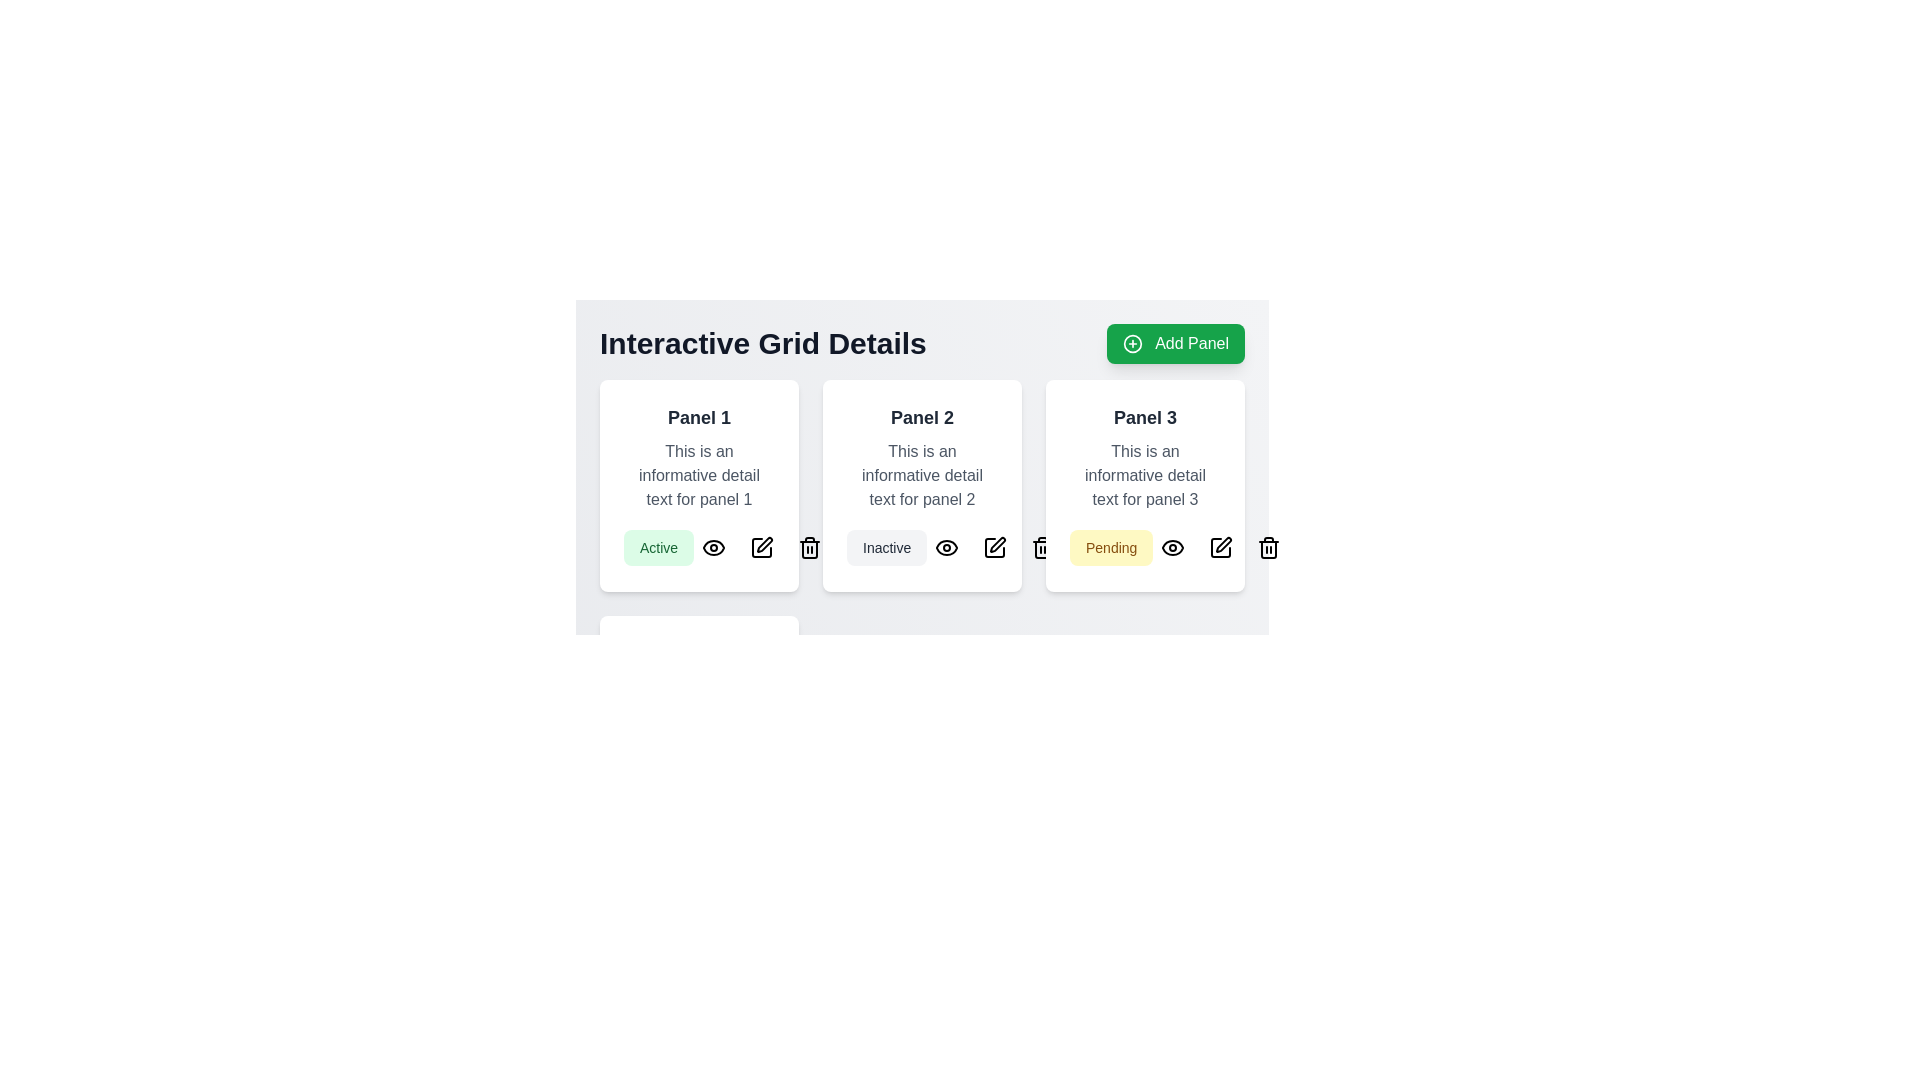 The width and height of the screenshot is (1920, 1080). I want to click on the edit button located in the bottom action bar of 'Panel 3' to modify the panel's details, so click(1220, 547).